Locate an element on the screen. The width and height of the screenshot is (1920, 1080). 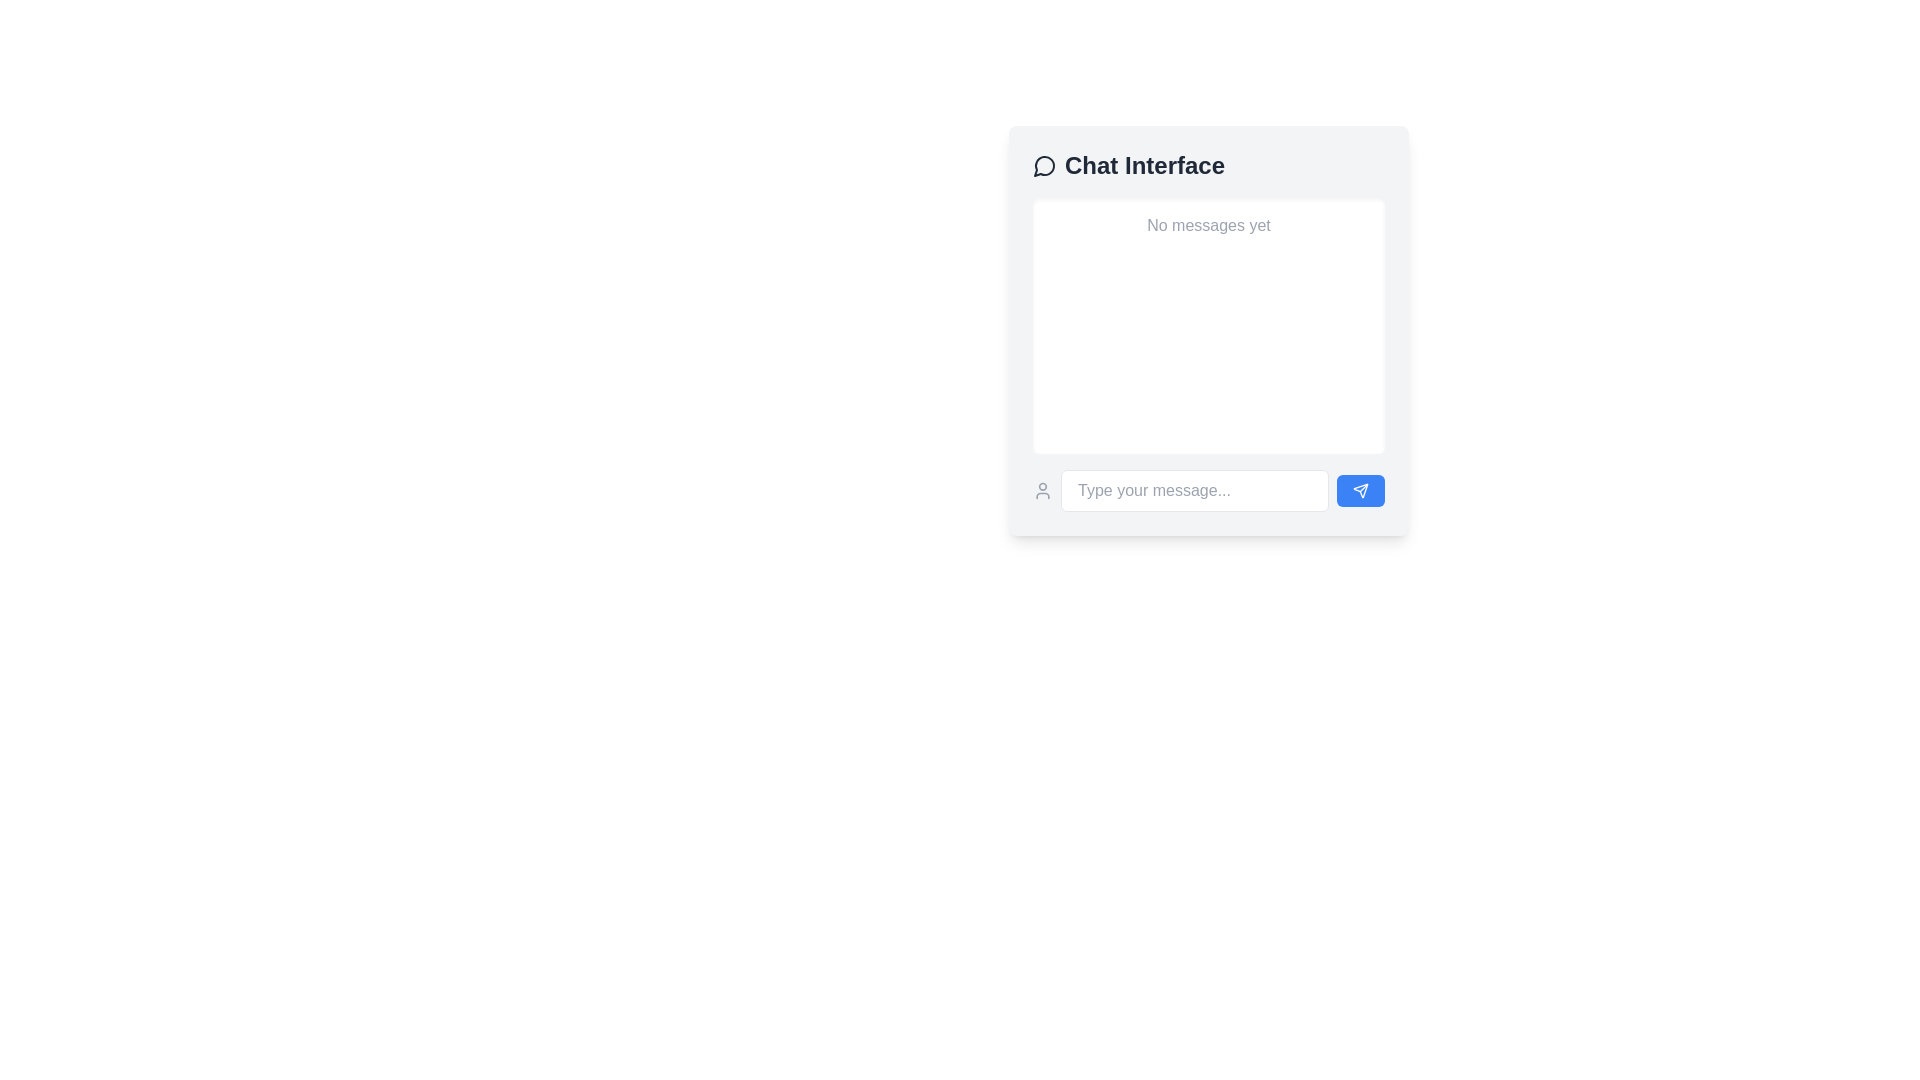
the light gray text label displaying 'No messages yet' in the upper-central region of the chat box is located at coordinates (1208, 225).